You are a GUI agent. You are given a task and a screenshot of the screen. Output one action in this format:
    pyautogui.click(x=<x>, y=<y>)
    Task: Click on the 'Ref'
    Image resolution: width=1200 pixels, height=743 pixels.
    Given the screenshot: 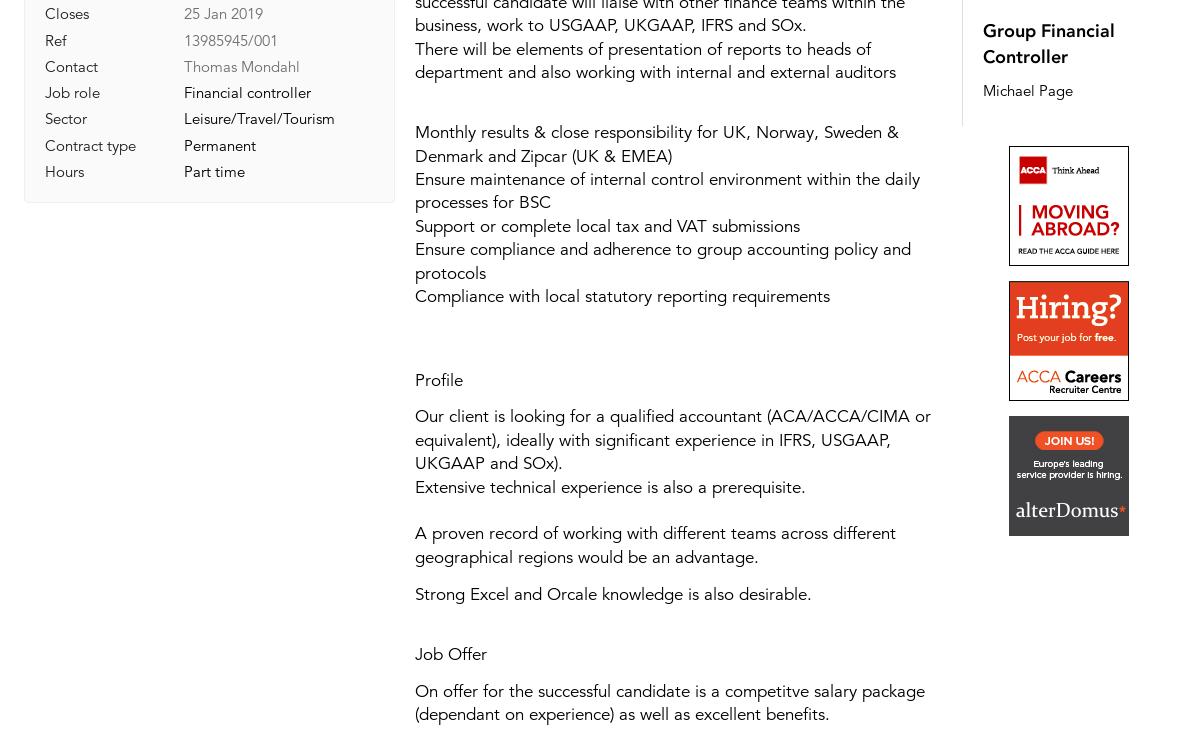 What is the action you would take?
    pyautogui.click(x=55, y=38)
    